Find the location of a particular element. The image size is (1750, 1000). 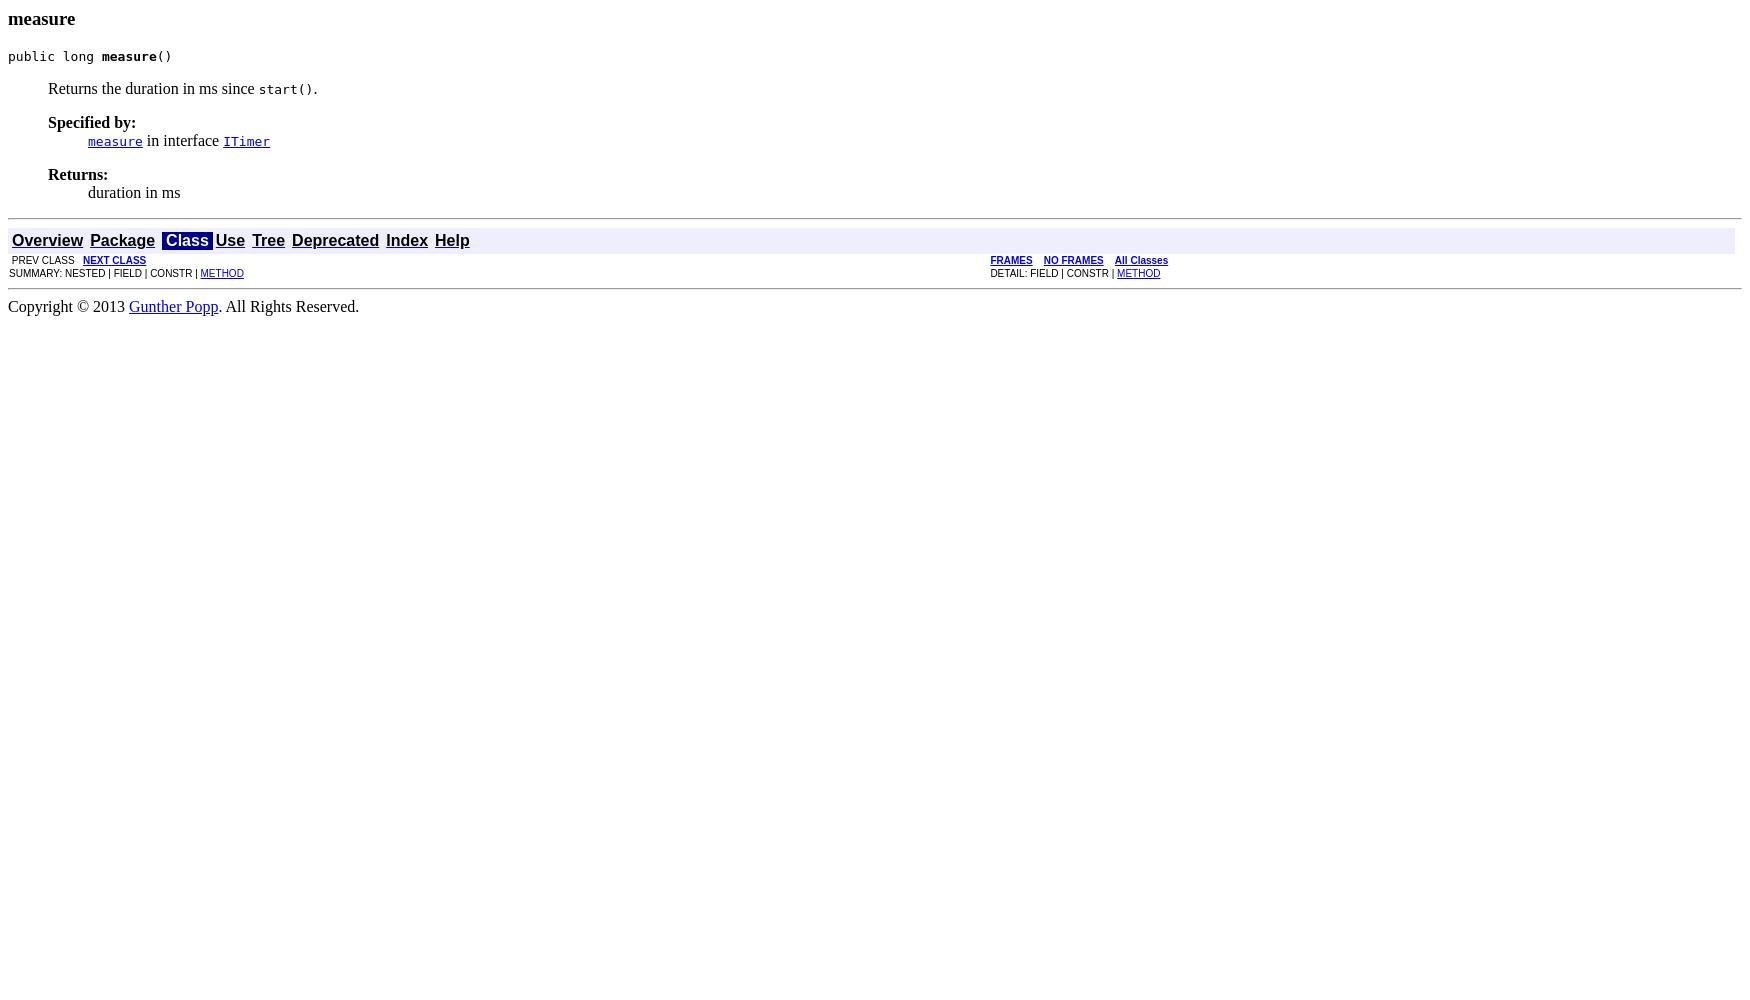

'Overview' is located at coordinates (46, 238).